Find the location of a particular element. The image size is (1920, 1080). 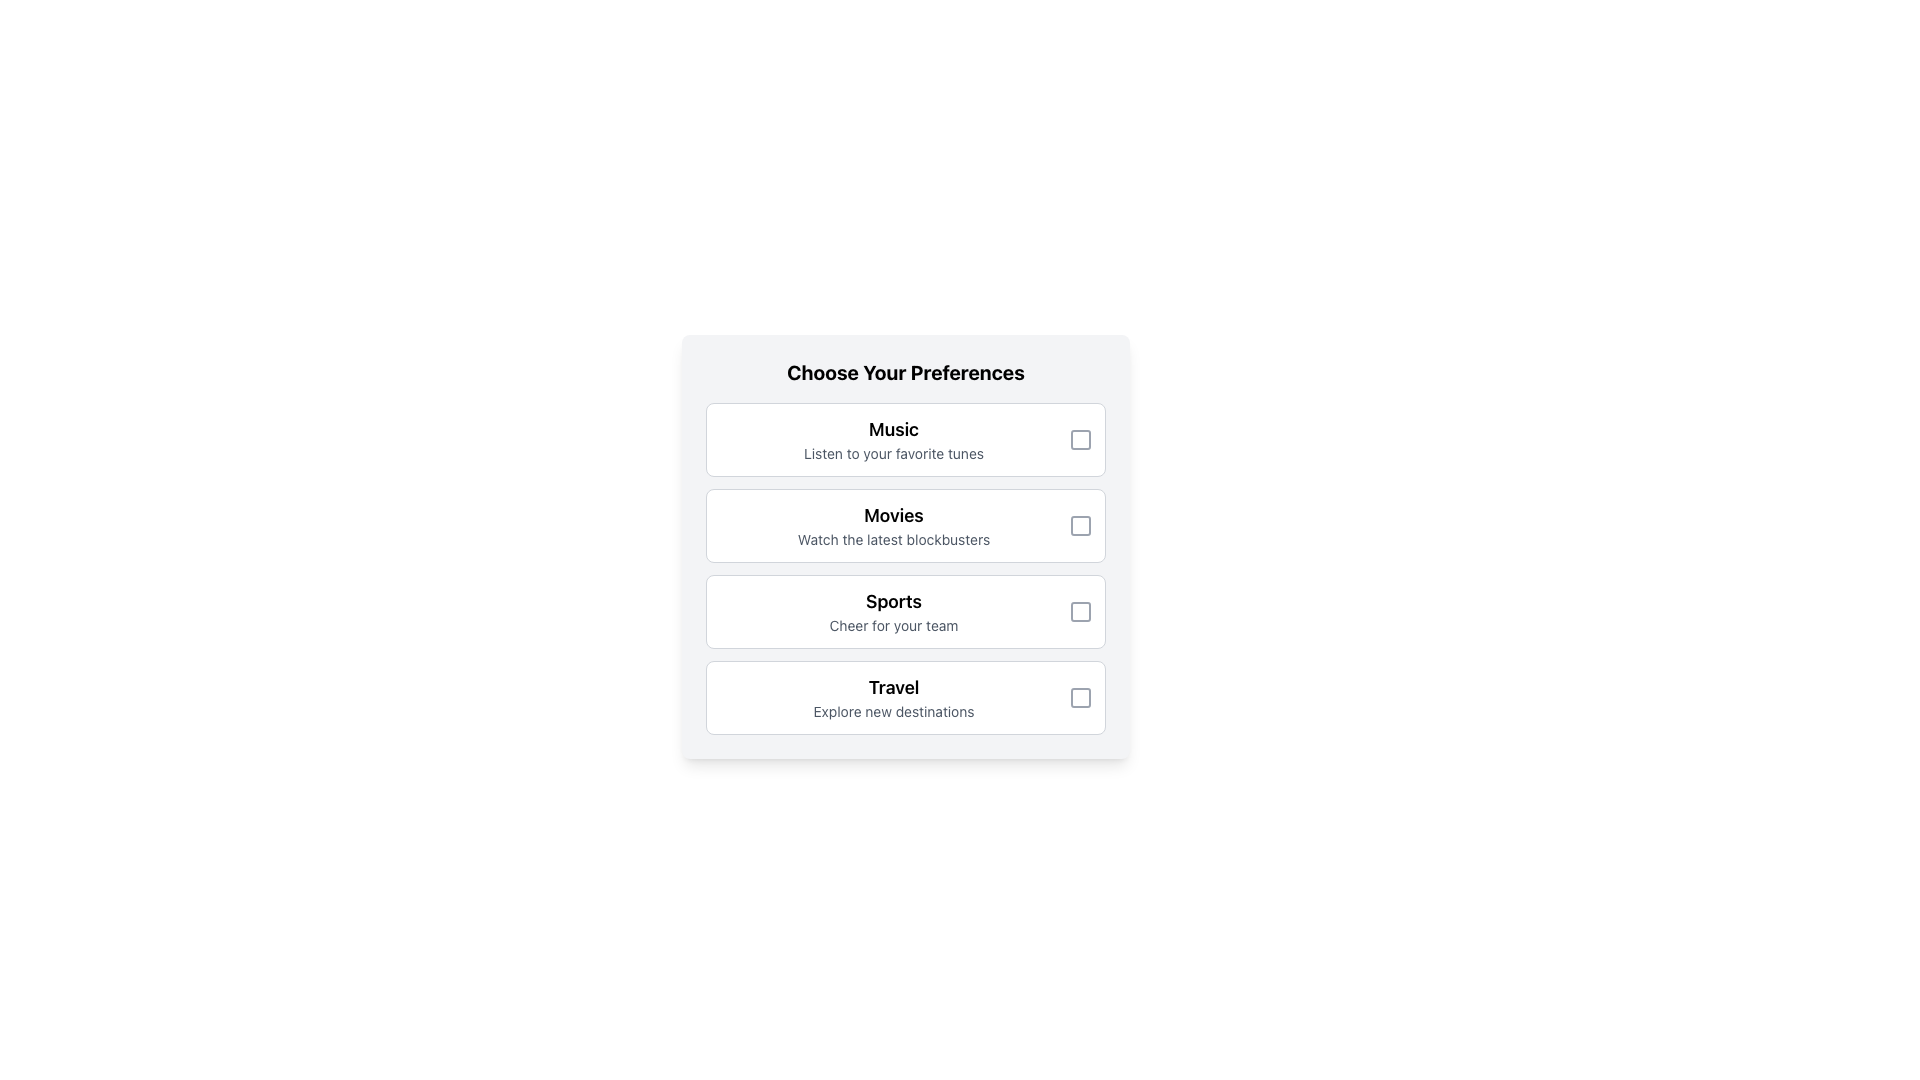

the 'Music' text label, which is a bold and larger font title aligned to the left, indicating it is the main heading for the section is located at coordinates (892, 428).